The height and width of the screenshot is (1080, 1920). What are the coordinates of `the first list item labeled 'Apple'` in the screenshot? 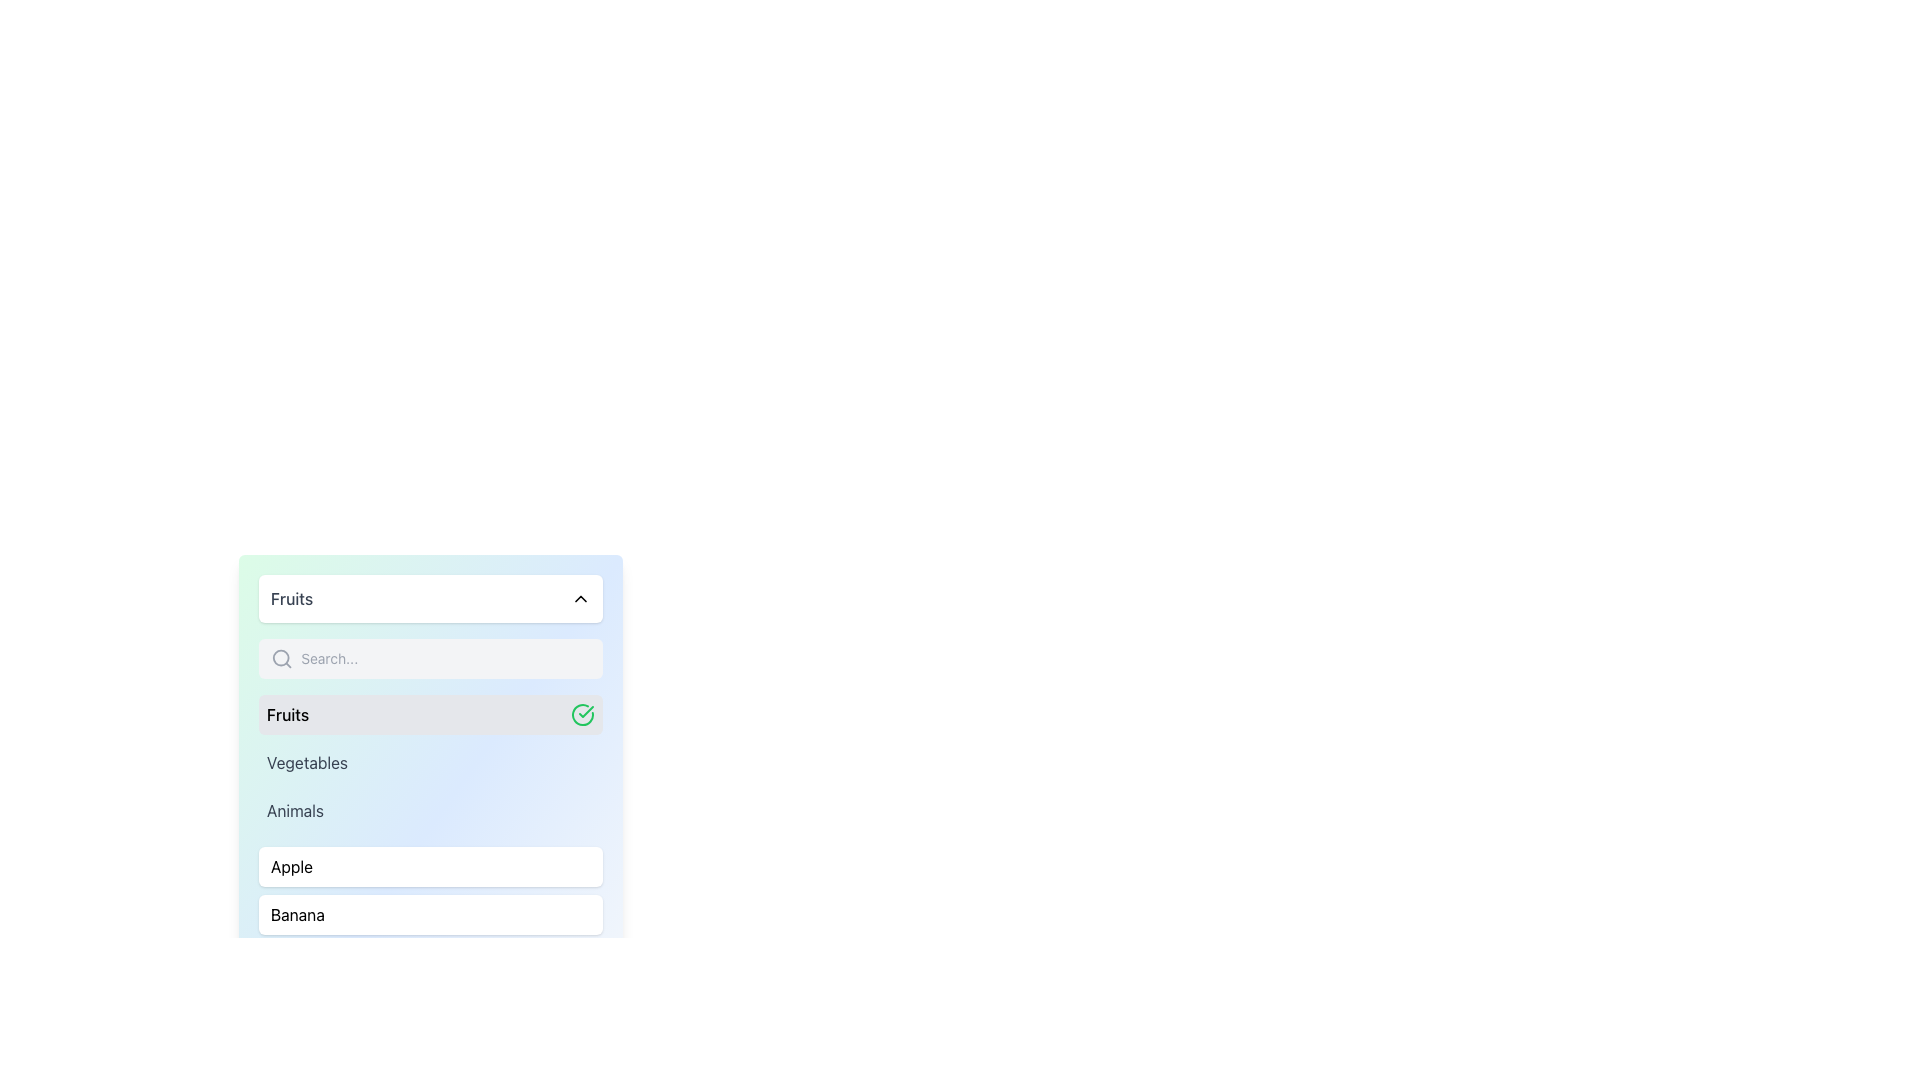 It's located at (430, 866).